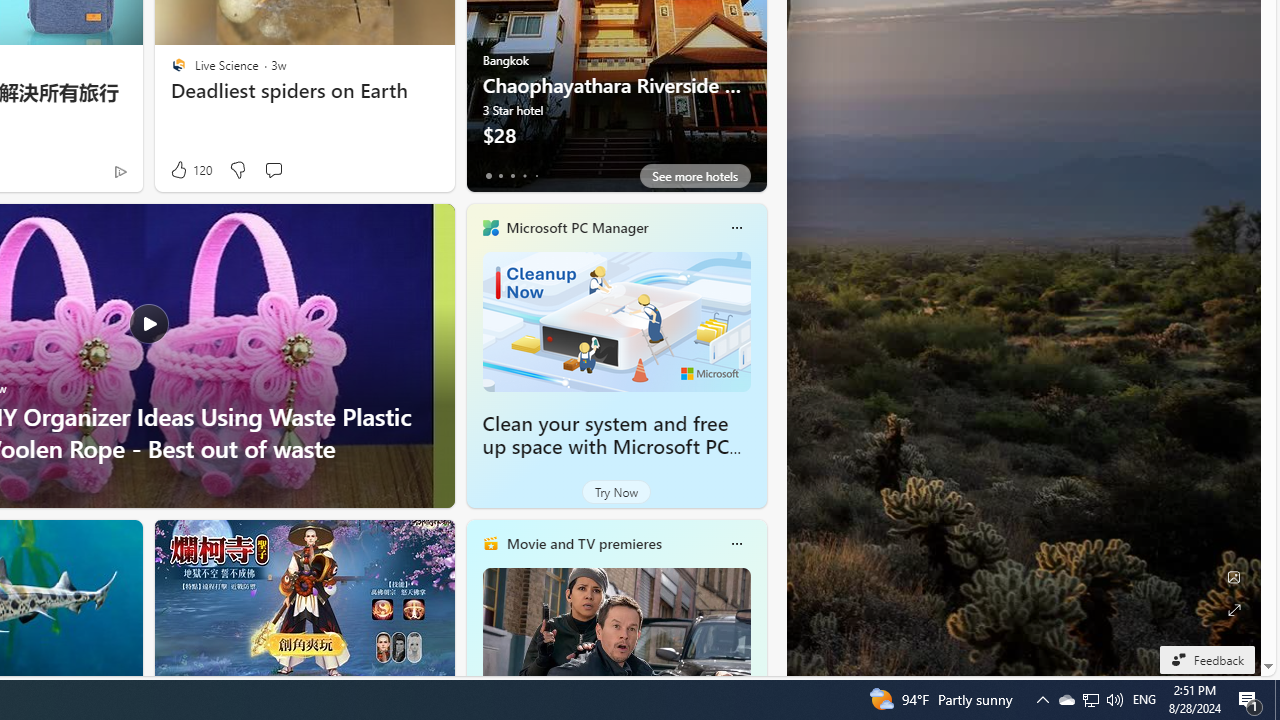 The height and width of the screenshot is (720, 1280). I want to click on 'See more hotels', so click(695, 175).